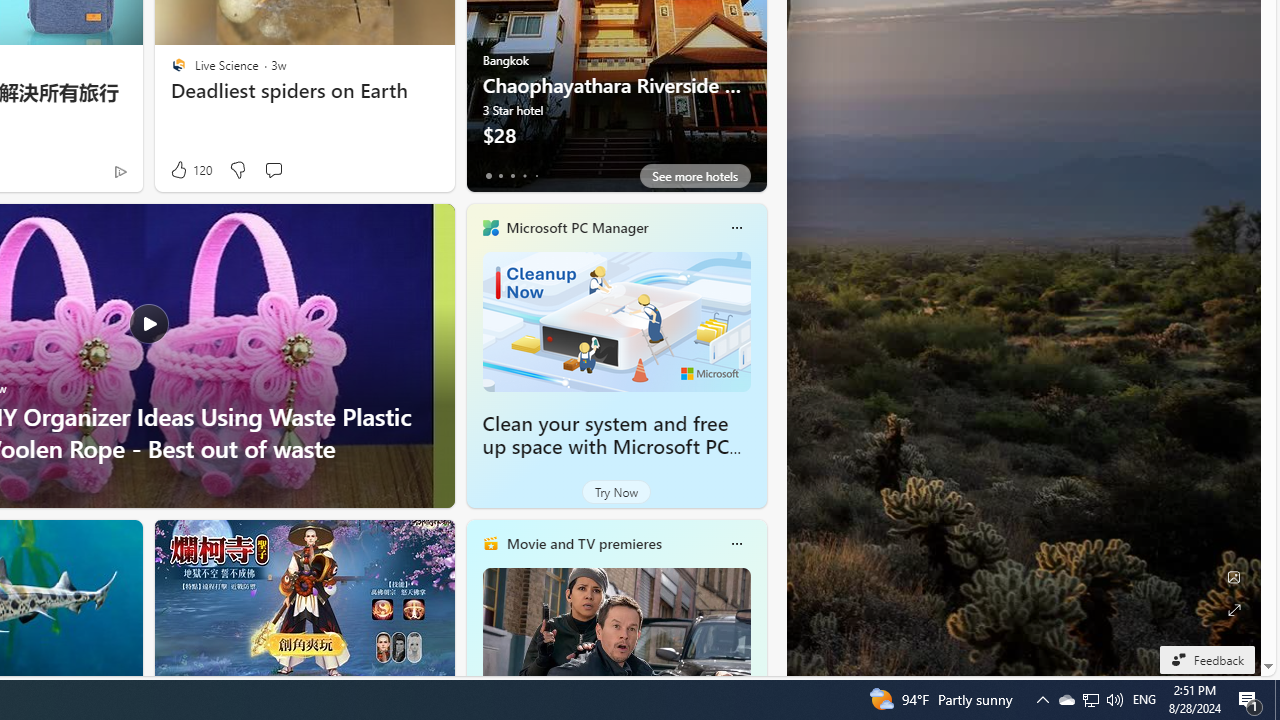 The height and width of the screenshot is (720, 1280). I want to click on 'See more hotels', so click(695, 175).